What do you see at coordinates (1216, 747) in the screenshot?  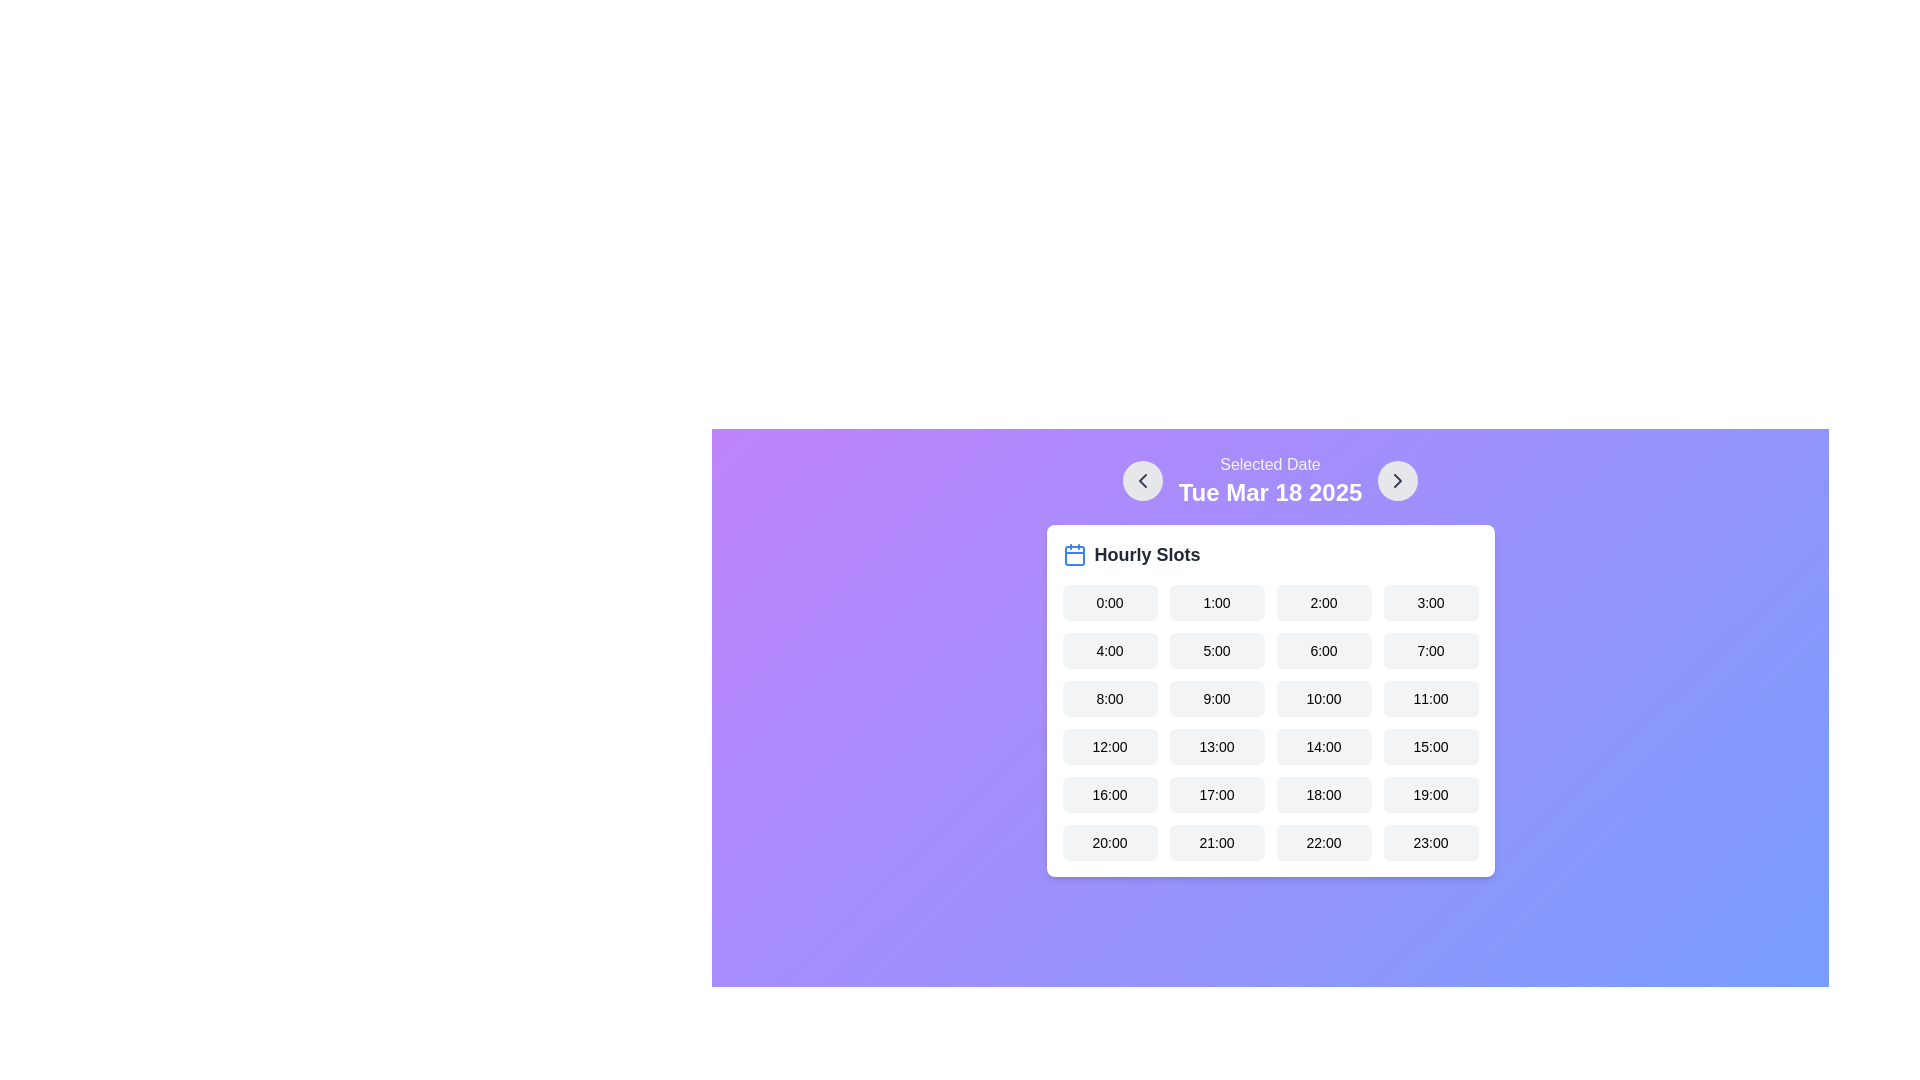 I see `the time slot button representing 13:00 (1:00 PM)` at bounding box center [1216, 747].